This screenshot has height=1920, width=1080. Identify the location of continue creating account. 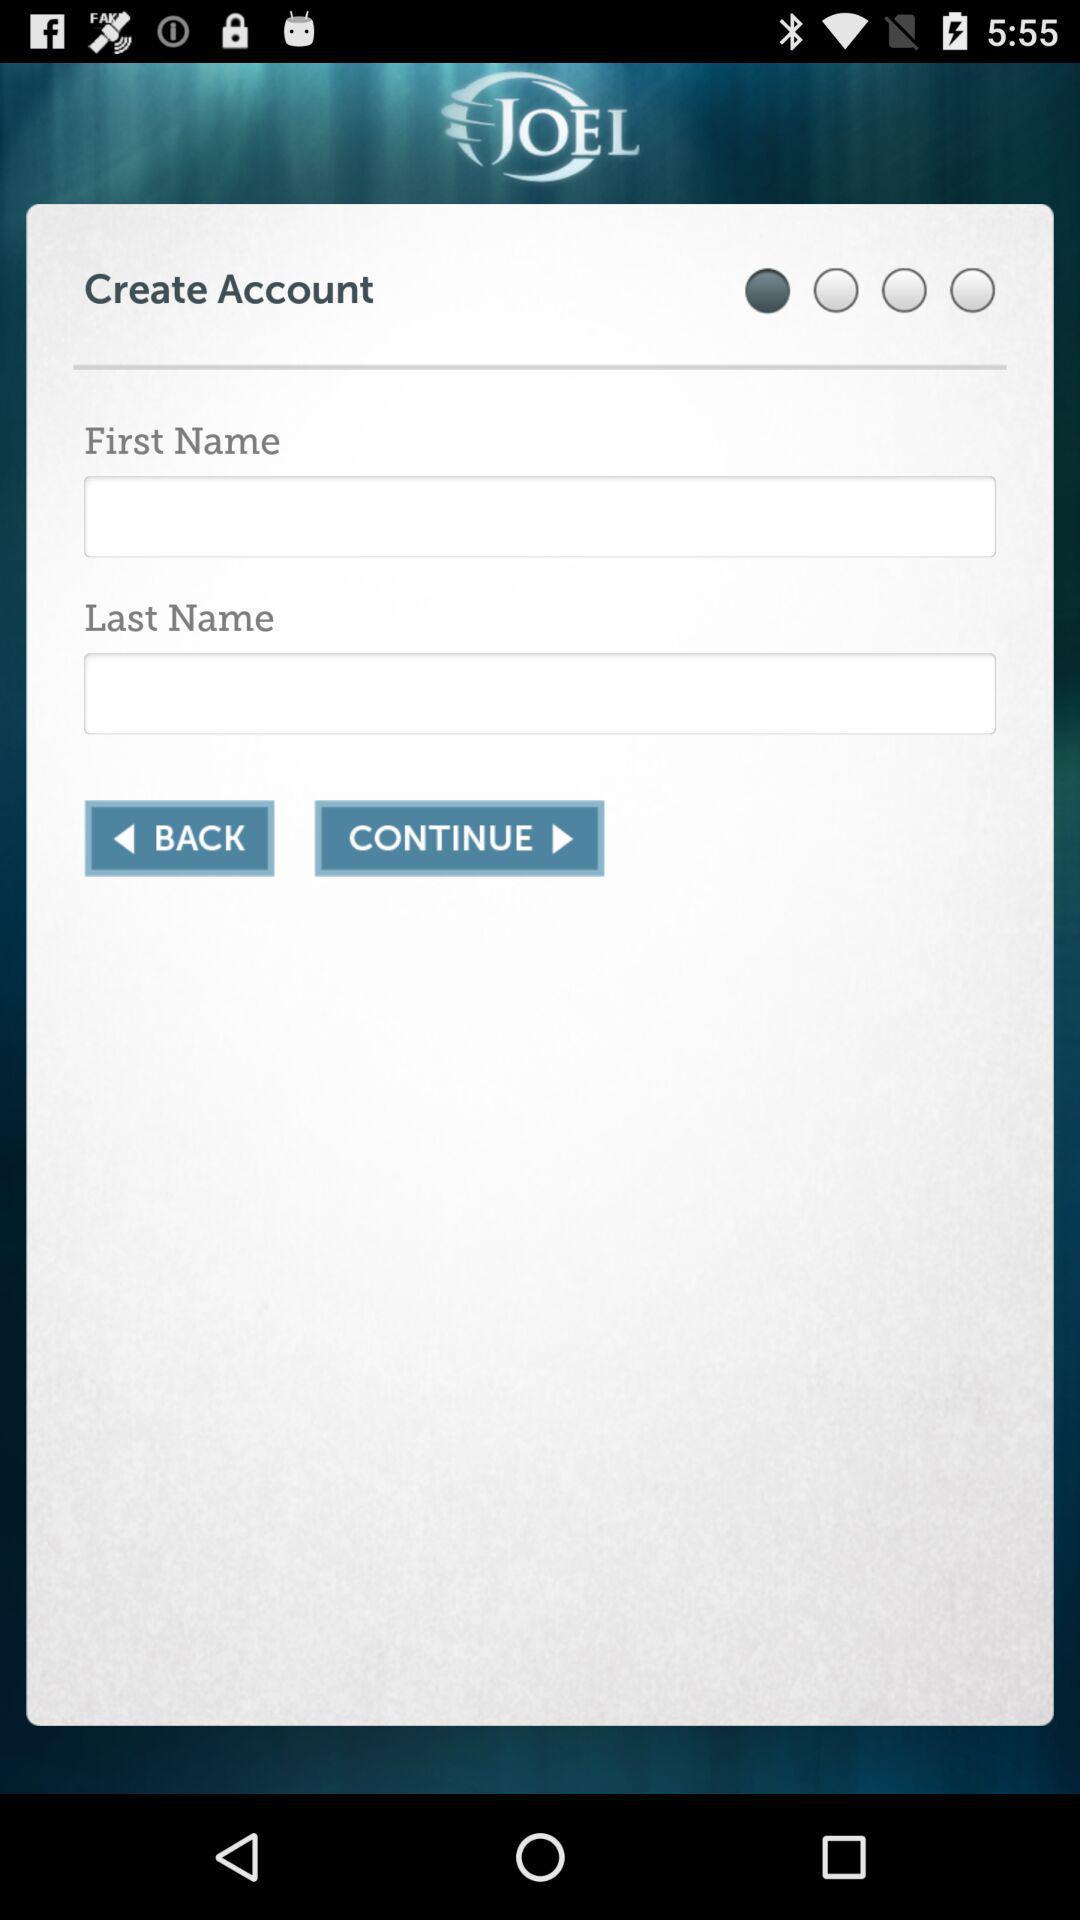
(459, 838).